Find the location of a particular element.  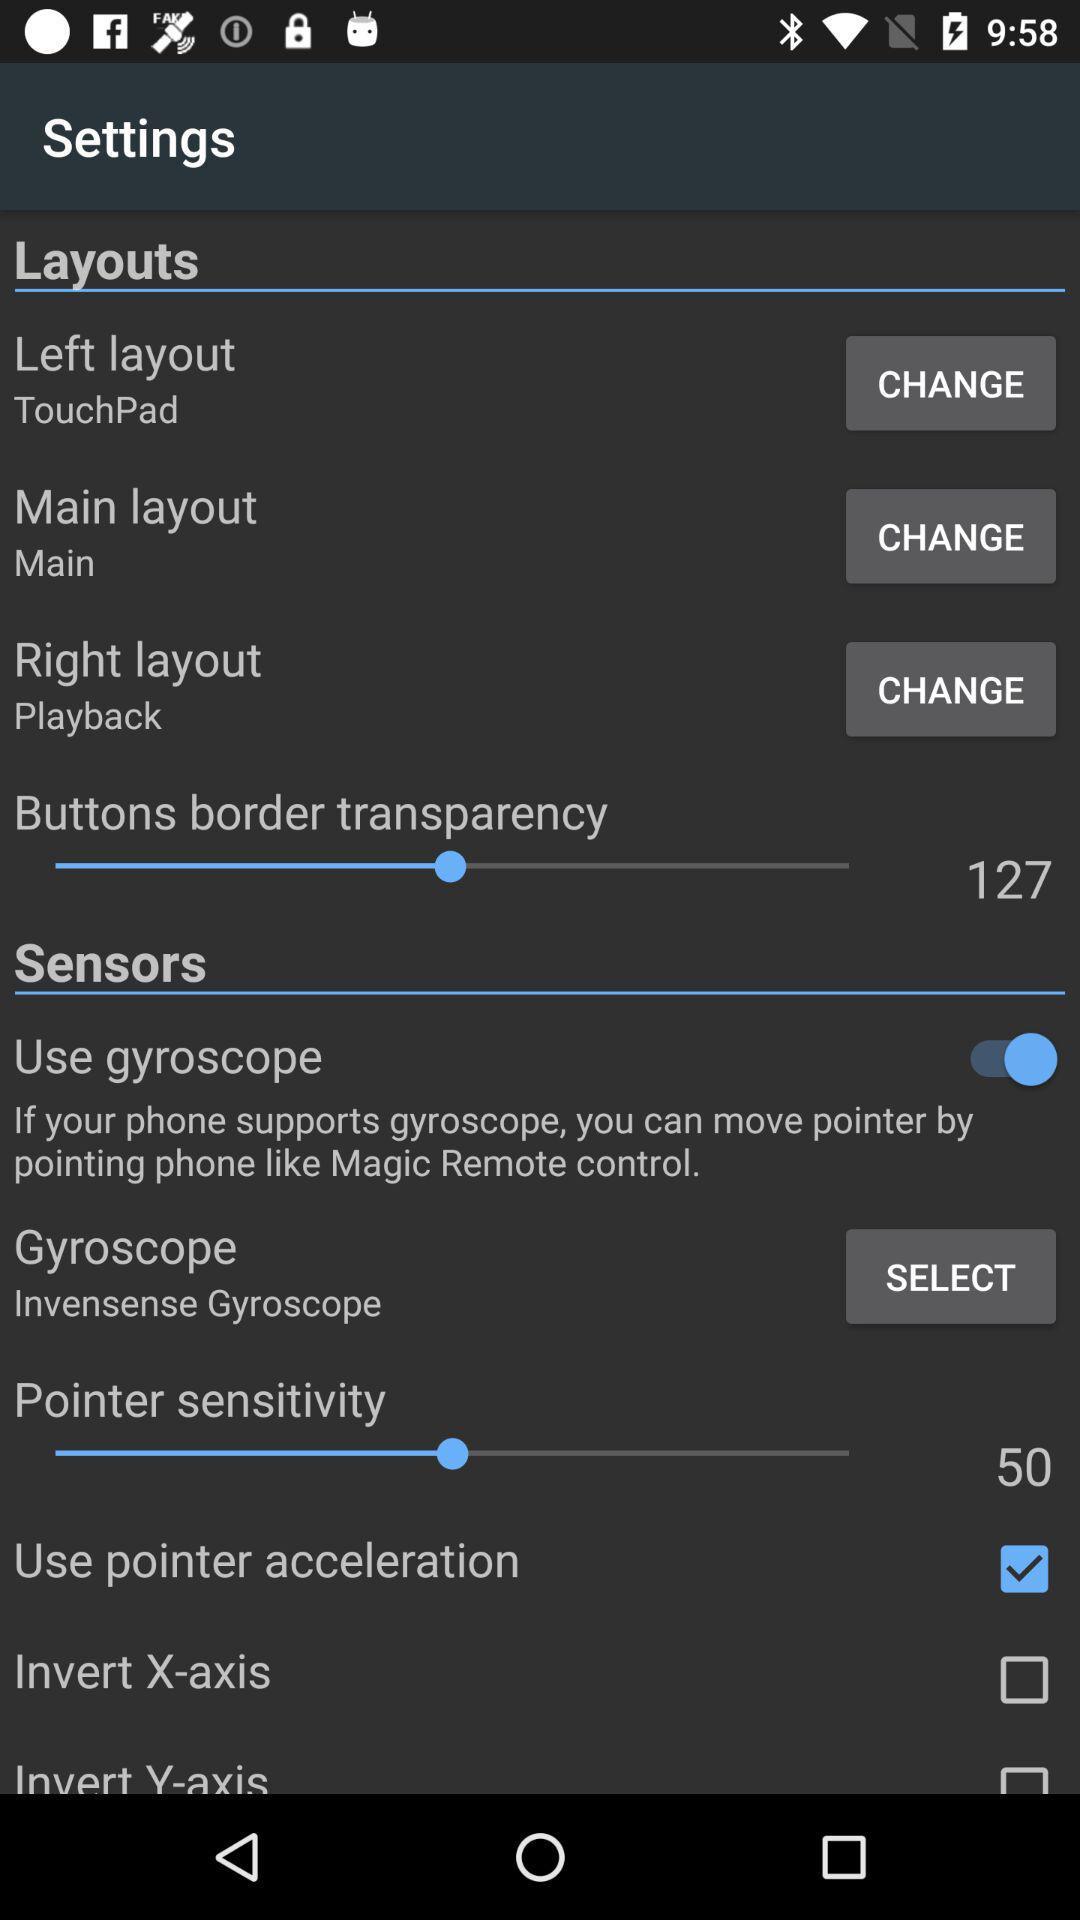

deselect option is located at coordinates (1024, 1568).